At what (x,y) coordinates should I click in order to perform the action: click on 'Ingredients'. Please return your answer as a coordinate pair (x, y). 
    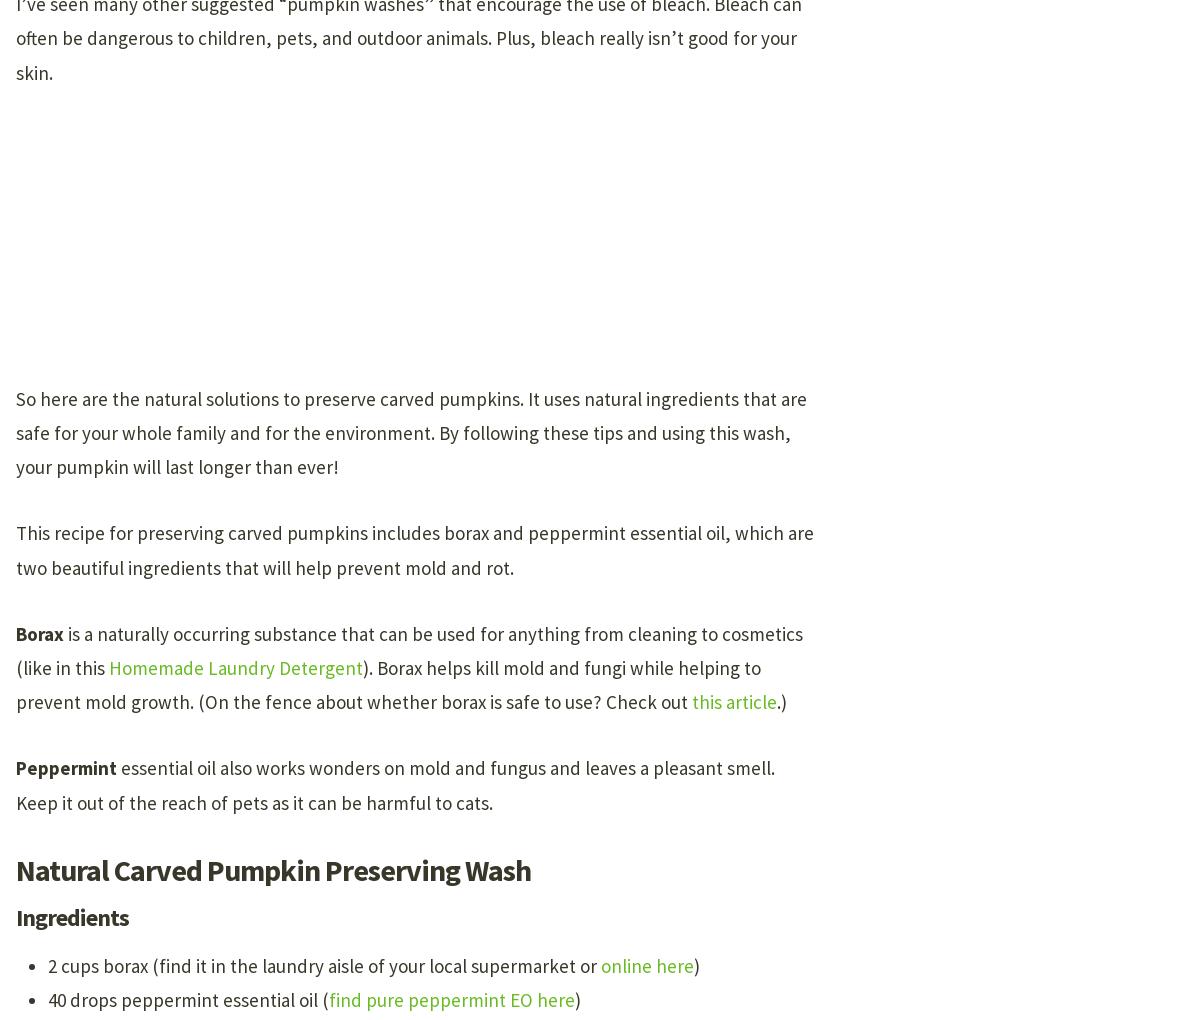
    Looking at the image, I should click on (72, 916).